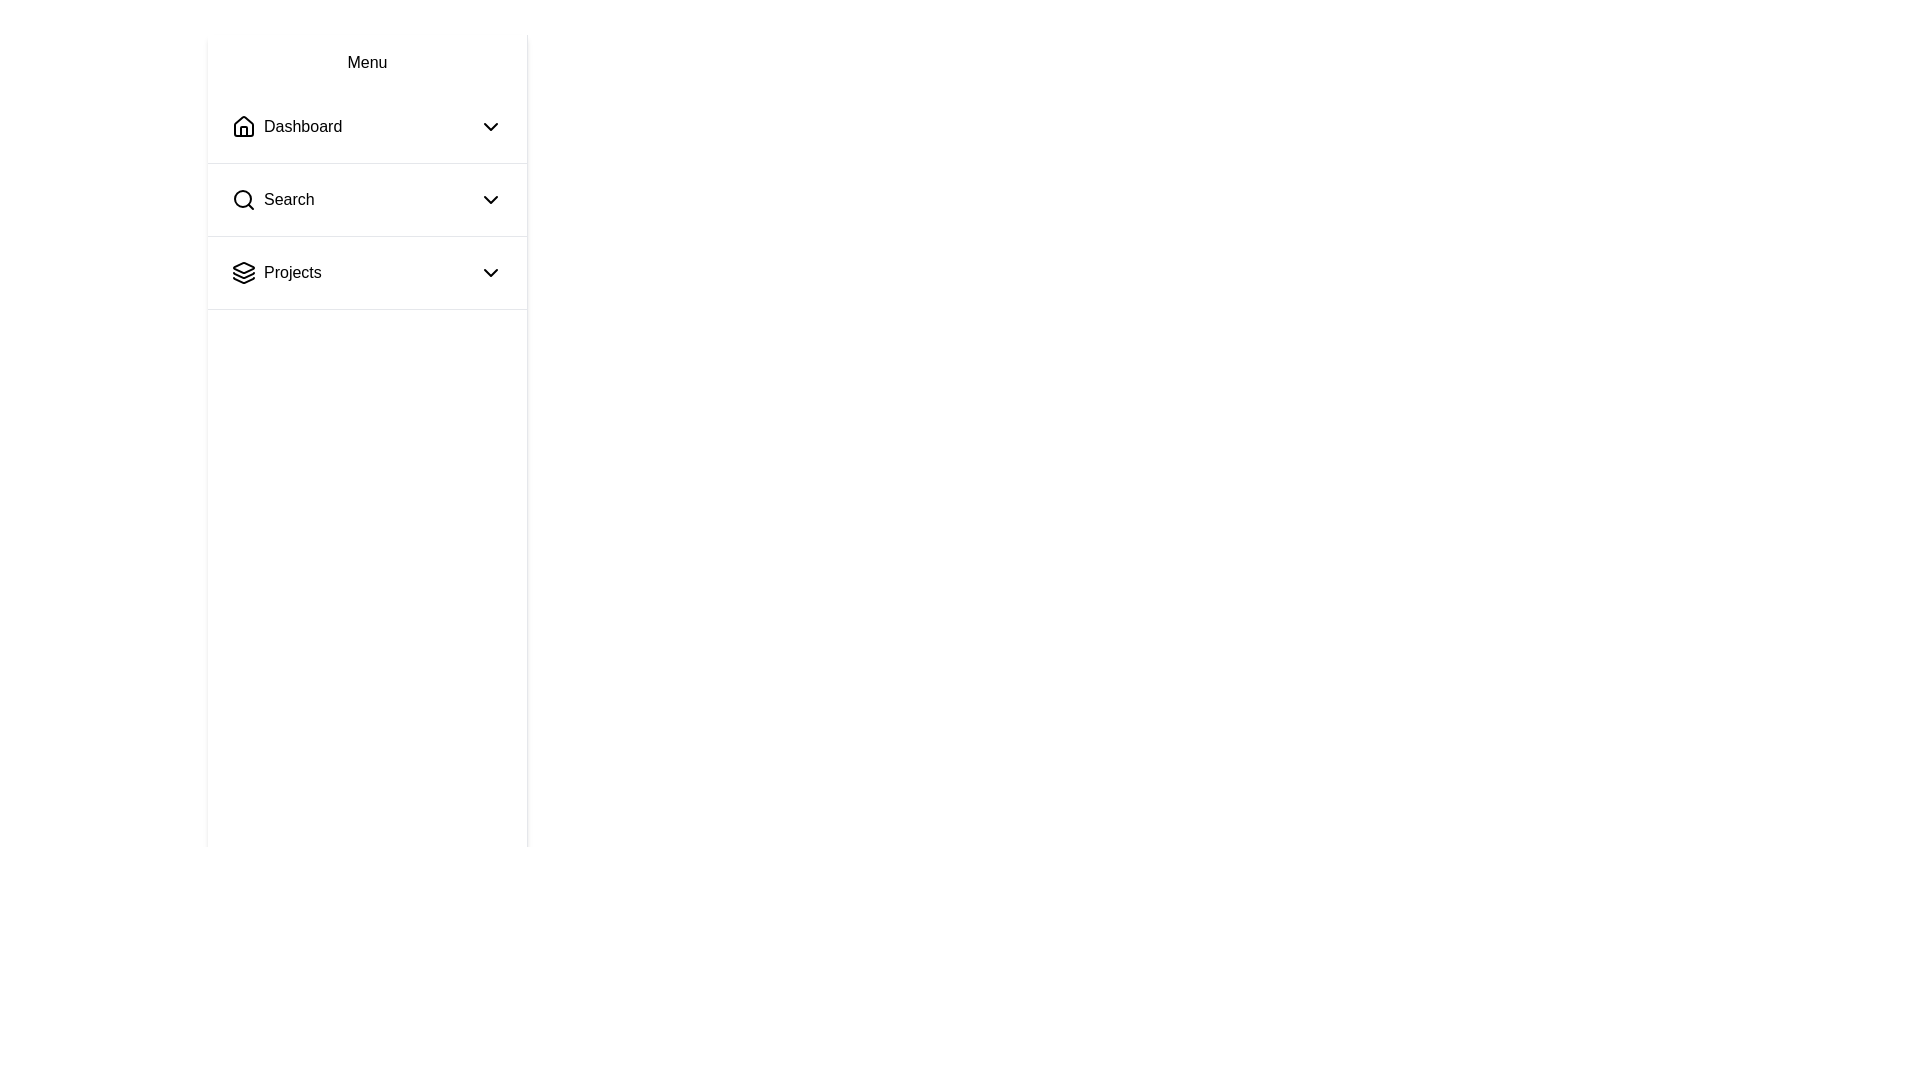 The width and height of the screenshot is (1920, 1080). What do you see at coordinates (490, 273) in the screenshot?
I see `the downwards chevron icon` at bounding box center [490, 273].